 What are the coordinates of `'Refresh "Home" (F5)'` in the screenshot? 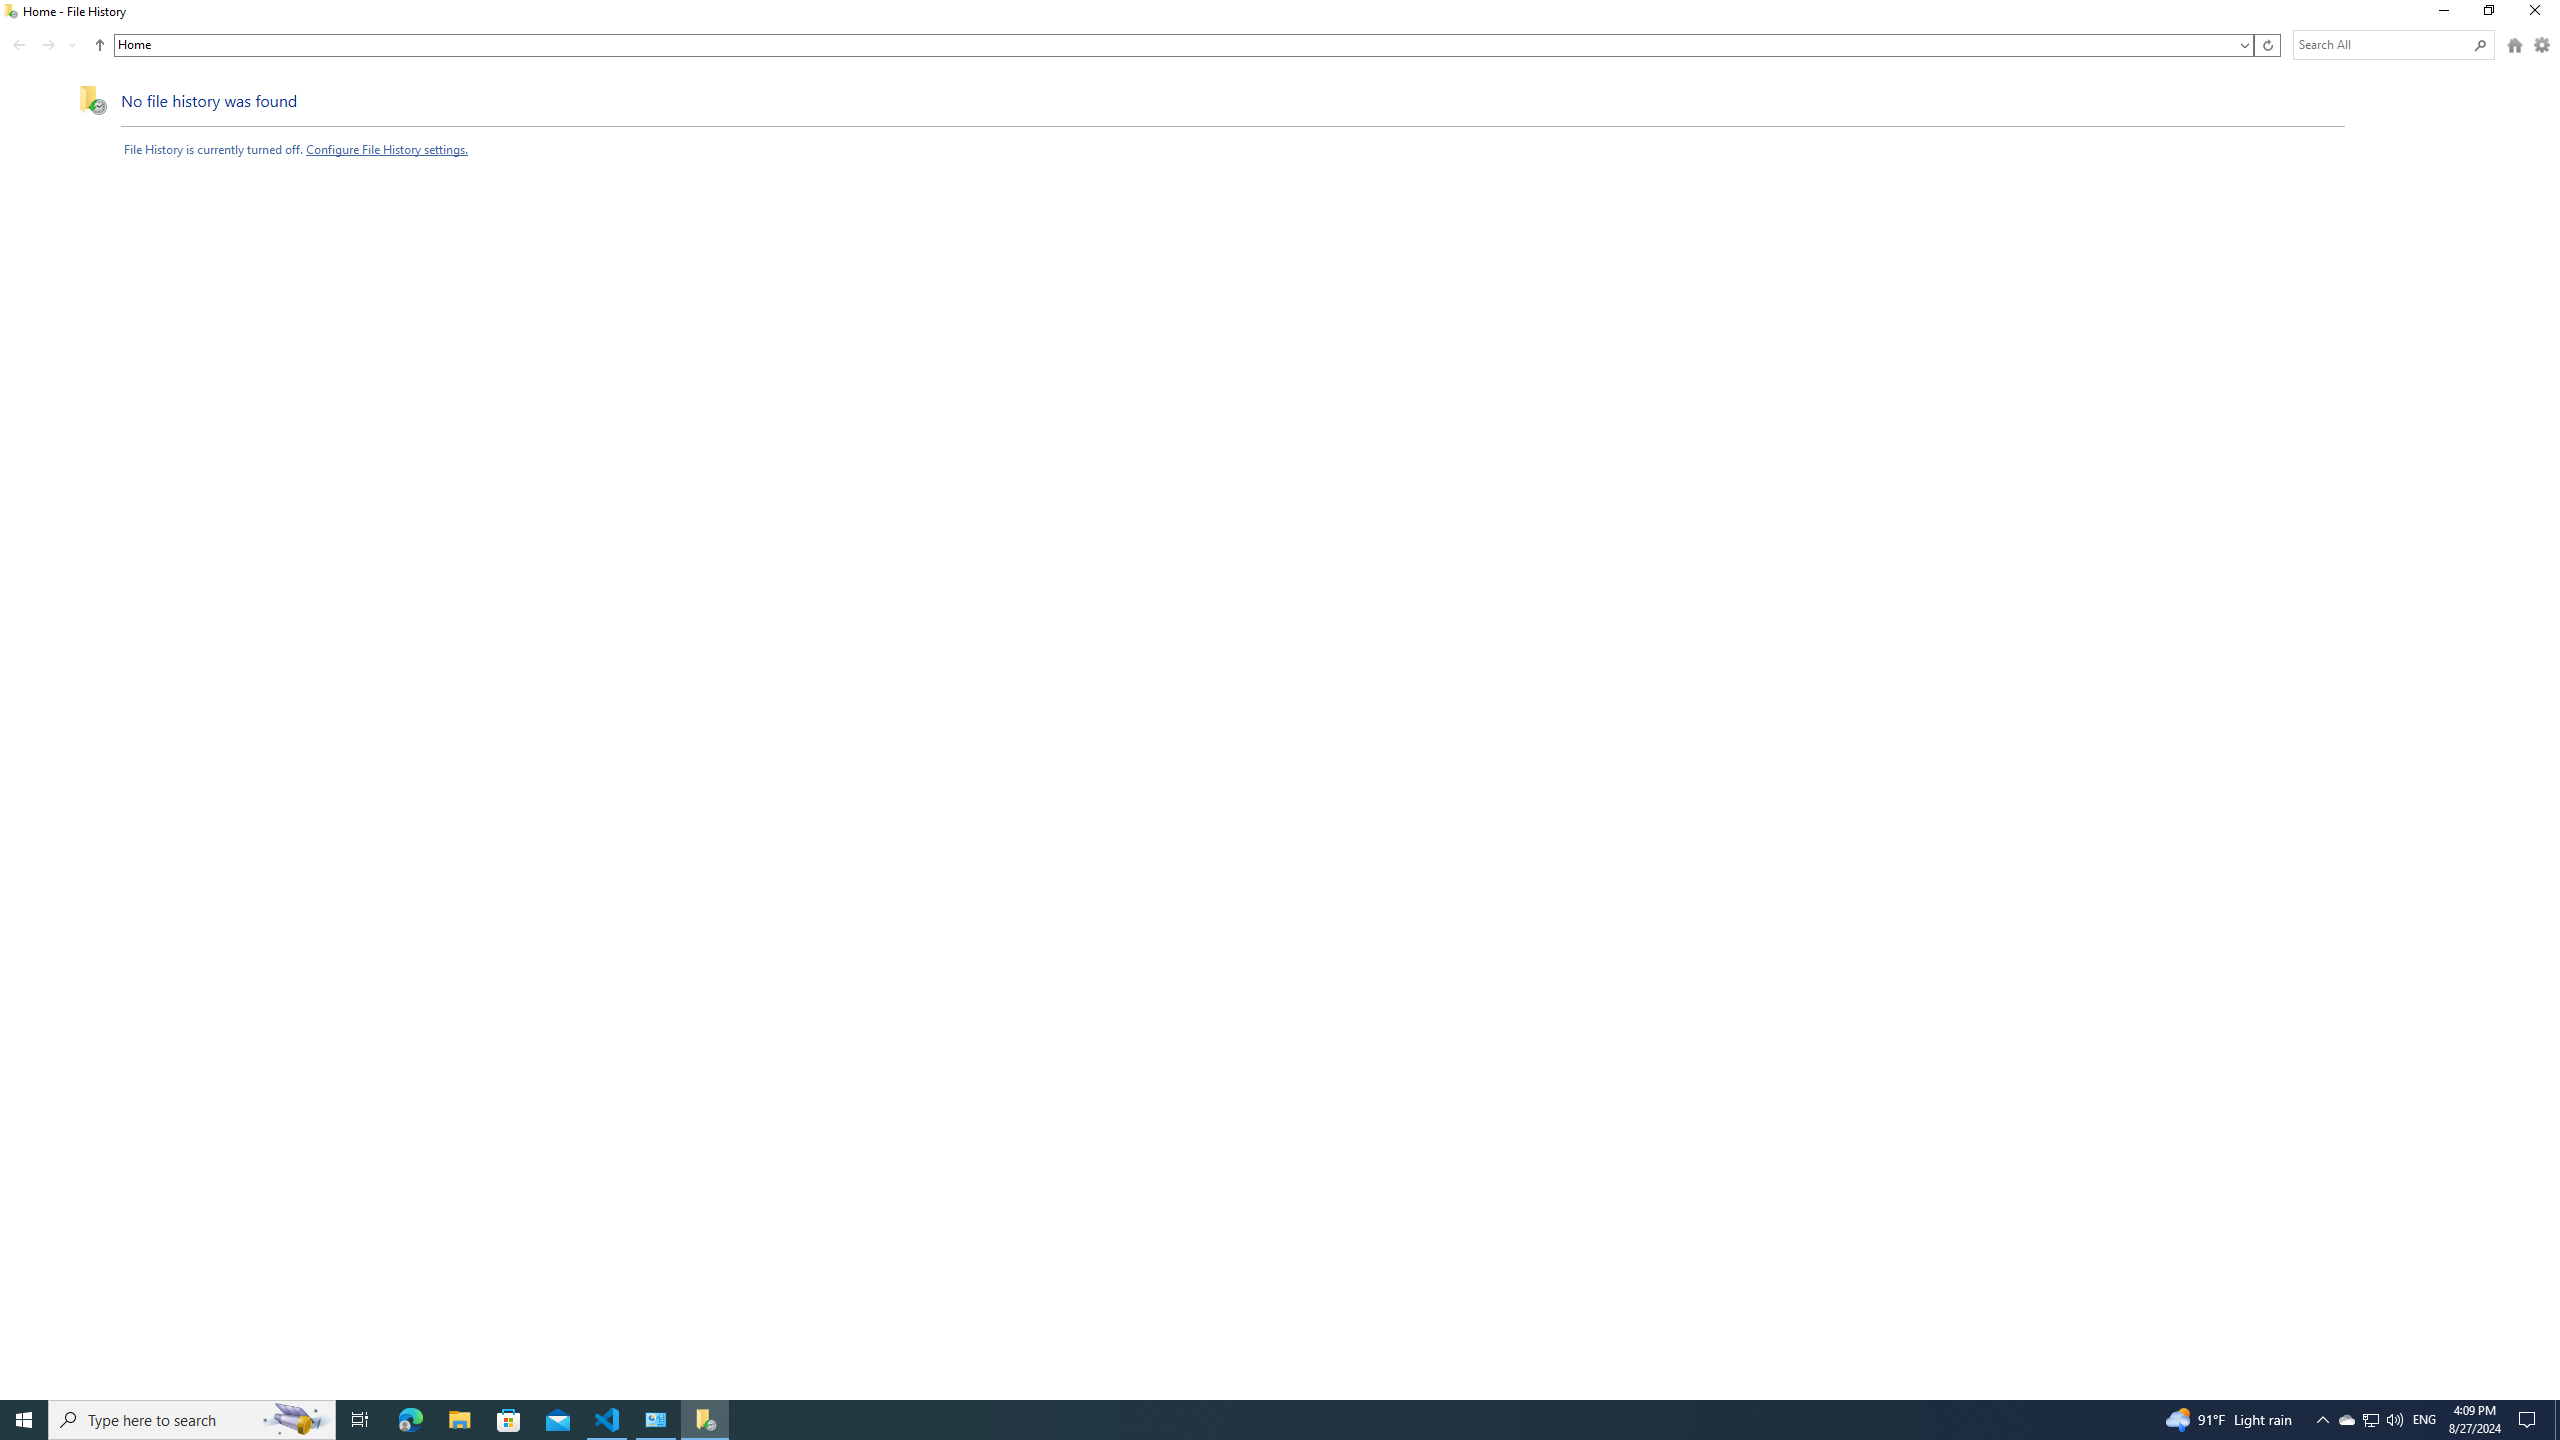 It's located at (2266, 45).